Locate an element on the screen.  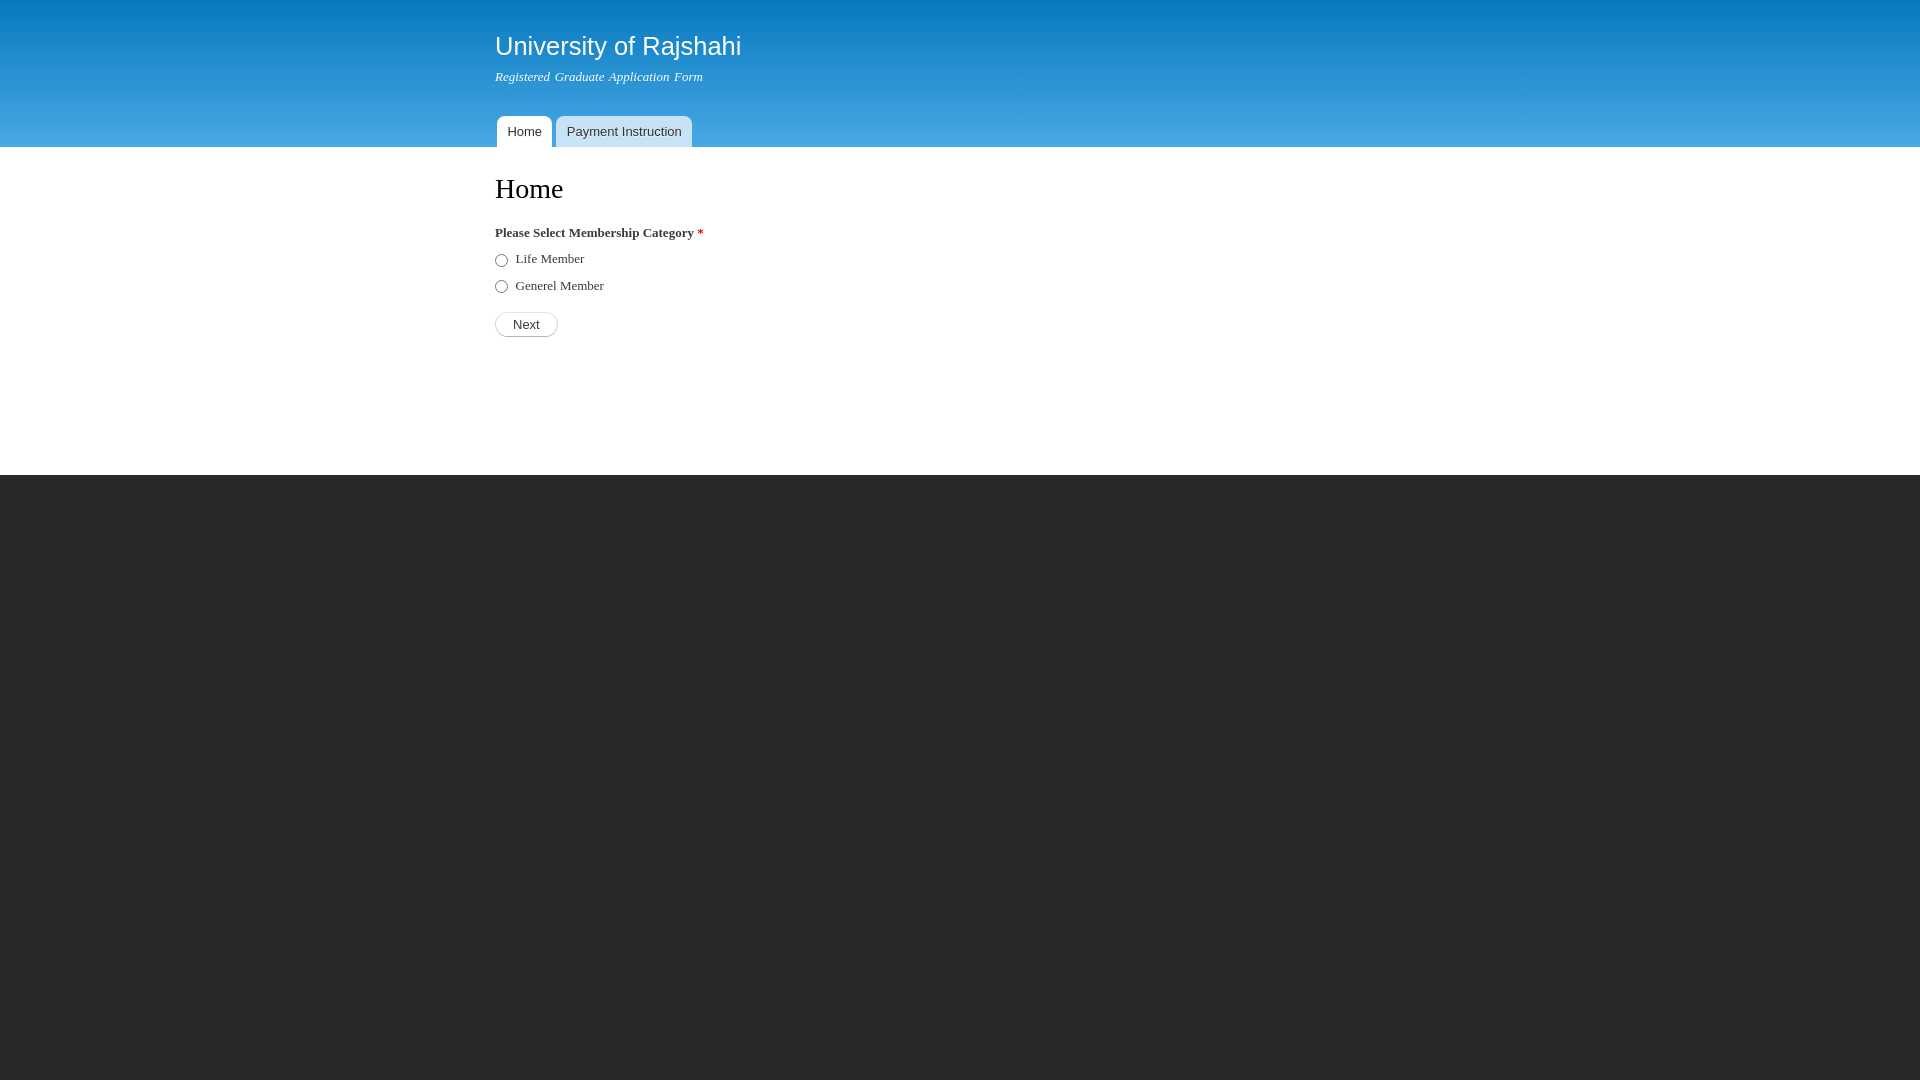
'Skip to main content' is located at coordinates (916, 2).